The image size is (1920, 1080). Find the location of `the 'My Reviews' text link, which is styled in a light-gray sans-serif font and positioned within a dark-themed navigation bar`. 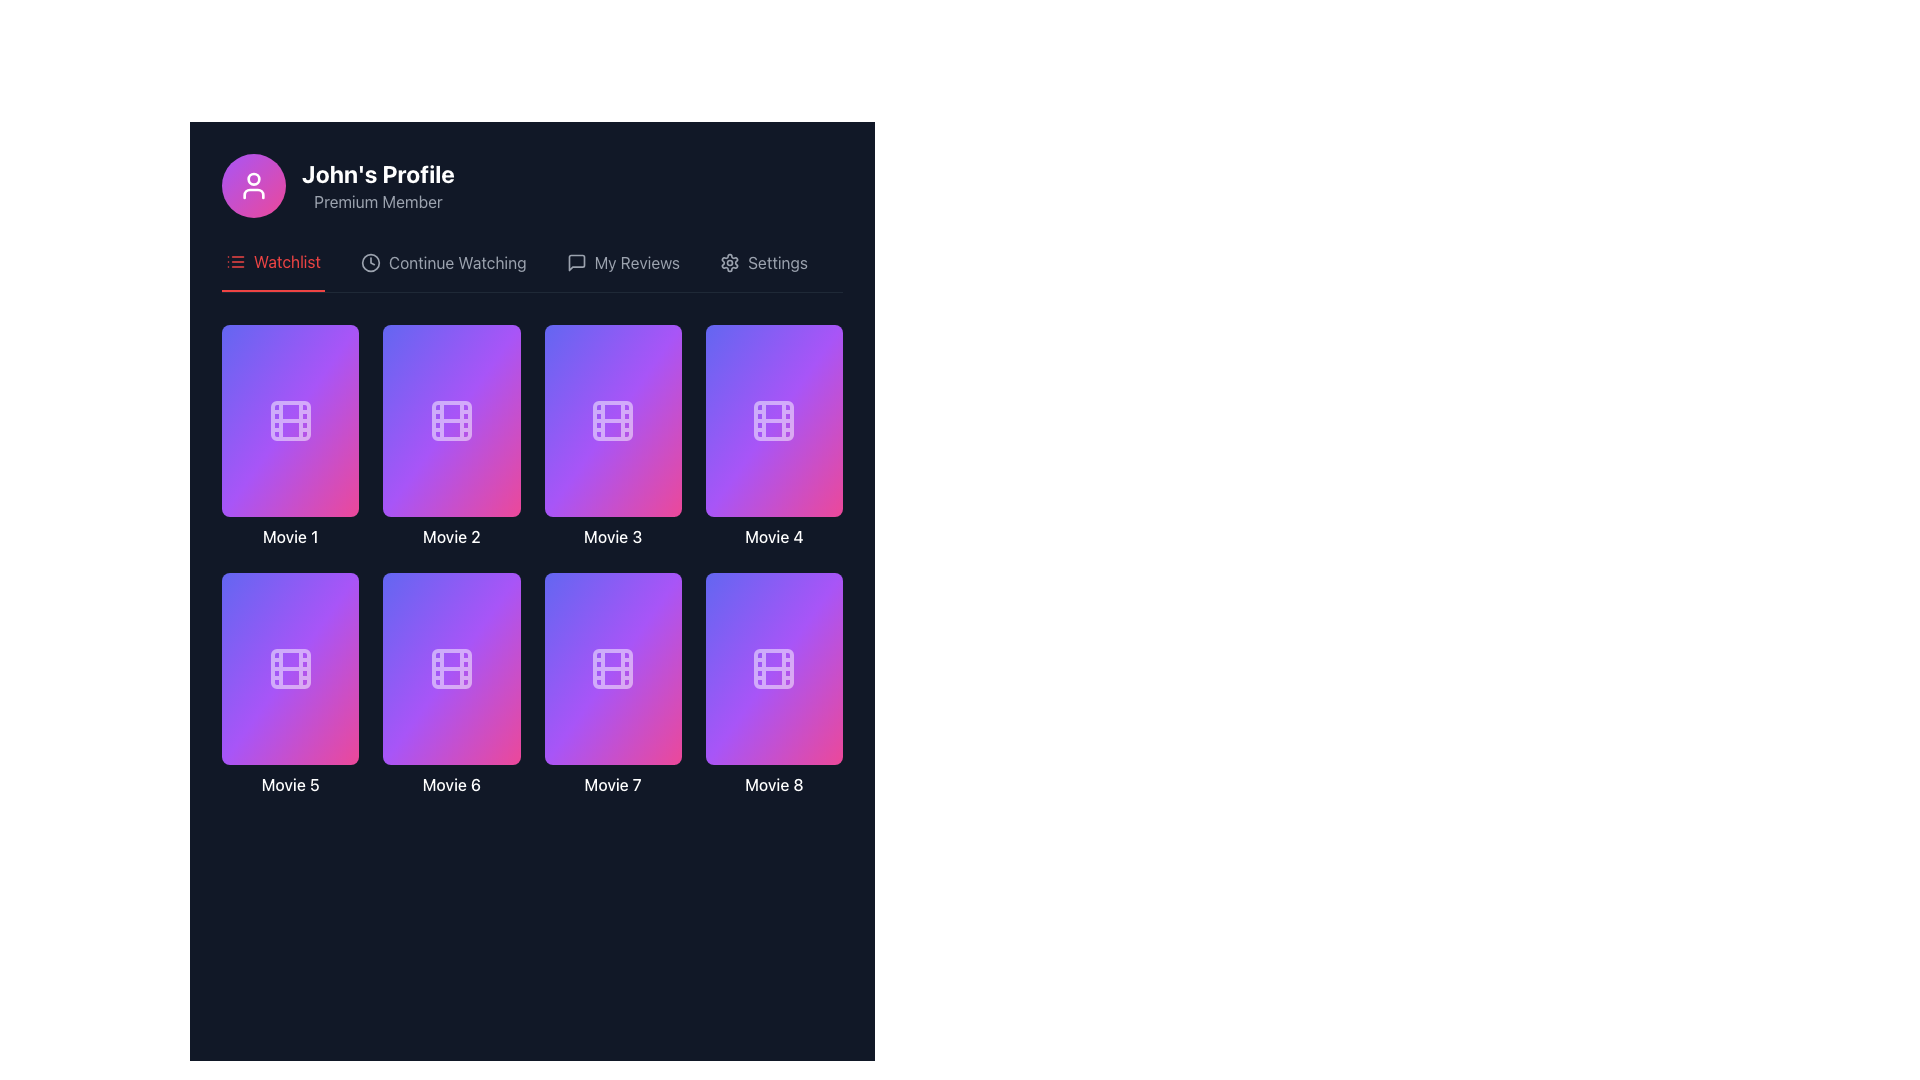

the 'My Reviews' text link, which is styled in a light-gray sans-serif font and positioned within a dark-themed navigation bar is located at coordinates (636, 261).